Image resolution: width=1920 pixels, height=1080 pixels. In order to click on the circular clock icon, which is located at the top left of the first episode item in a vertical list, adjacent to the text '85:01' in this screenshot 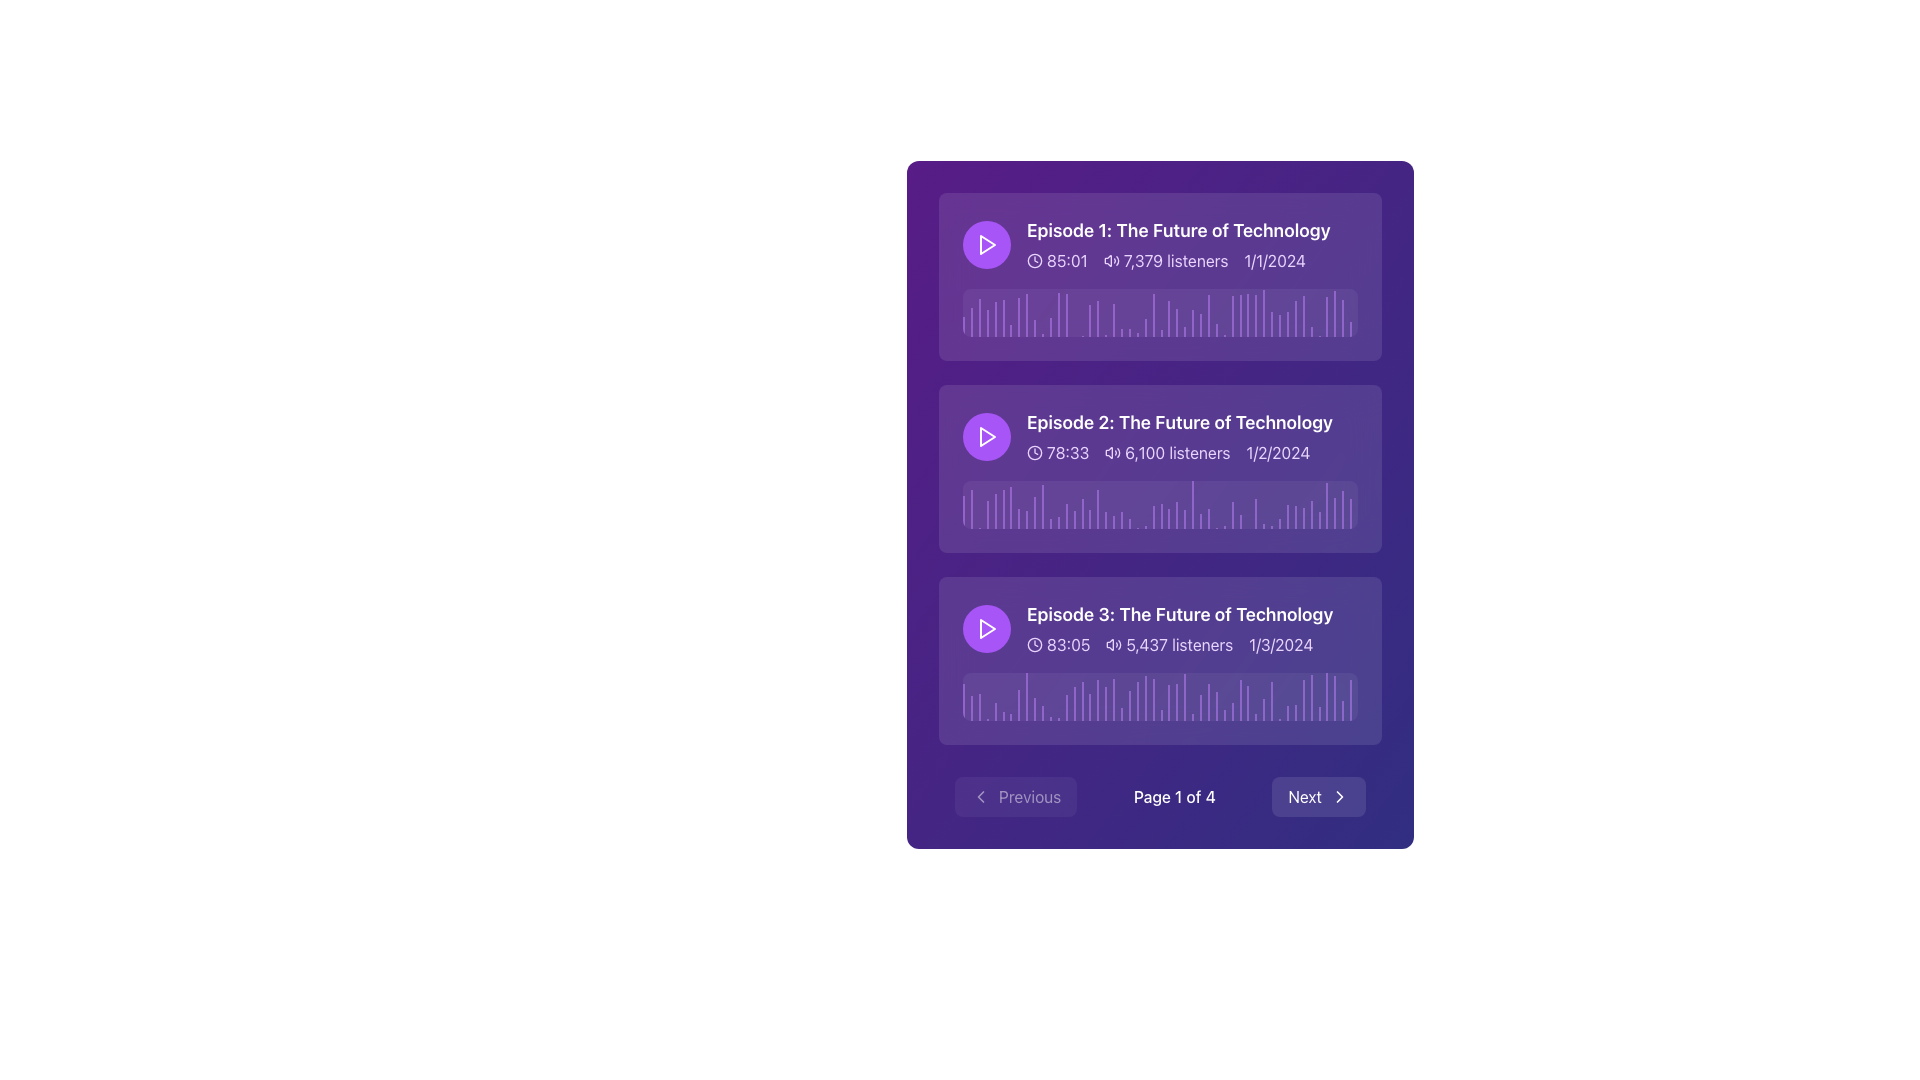, I will do `click(1035, 260)`.